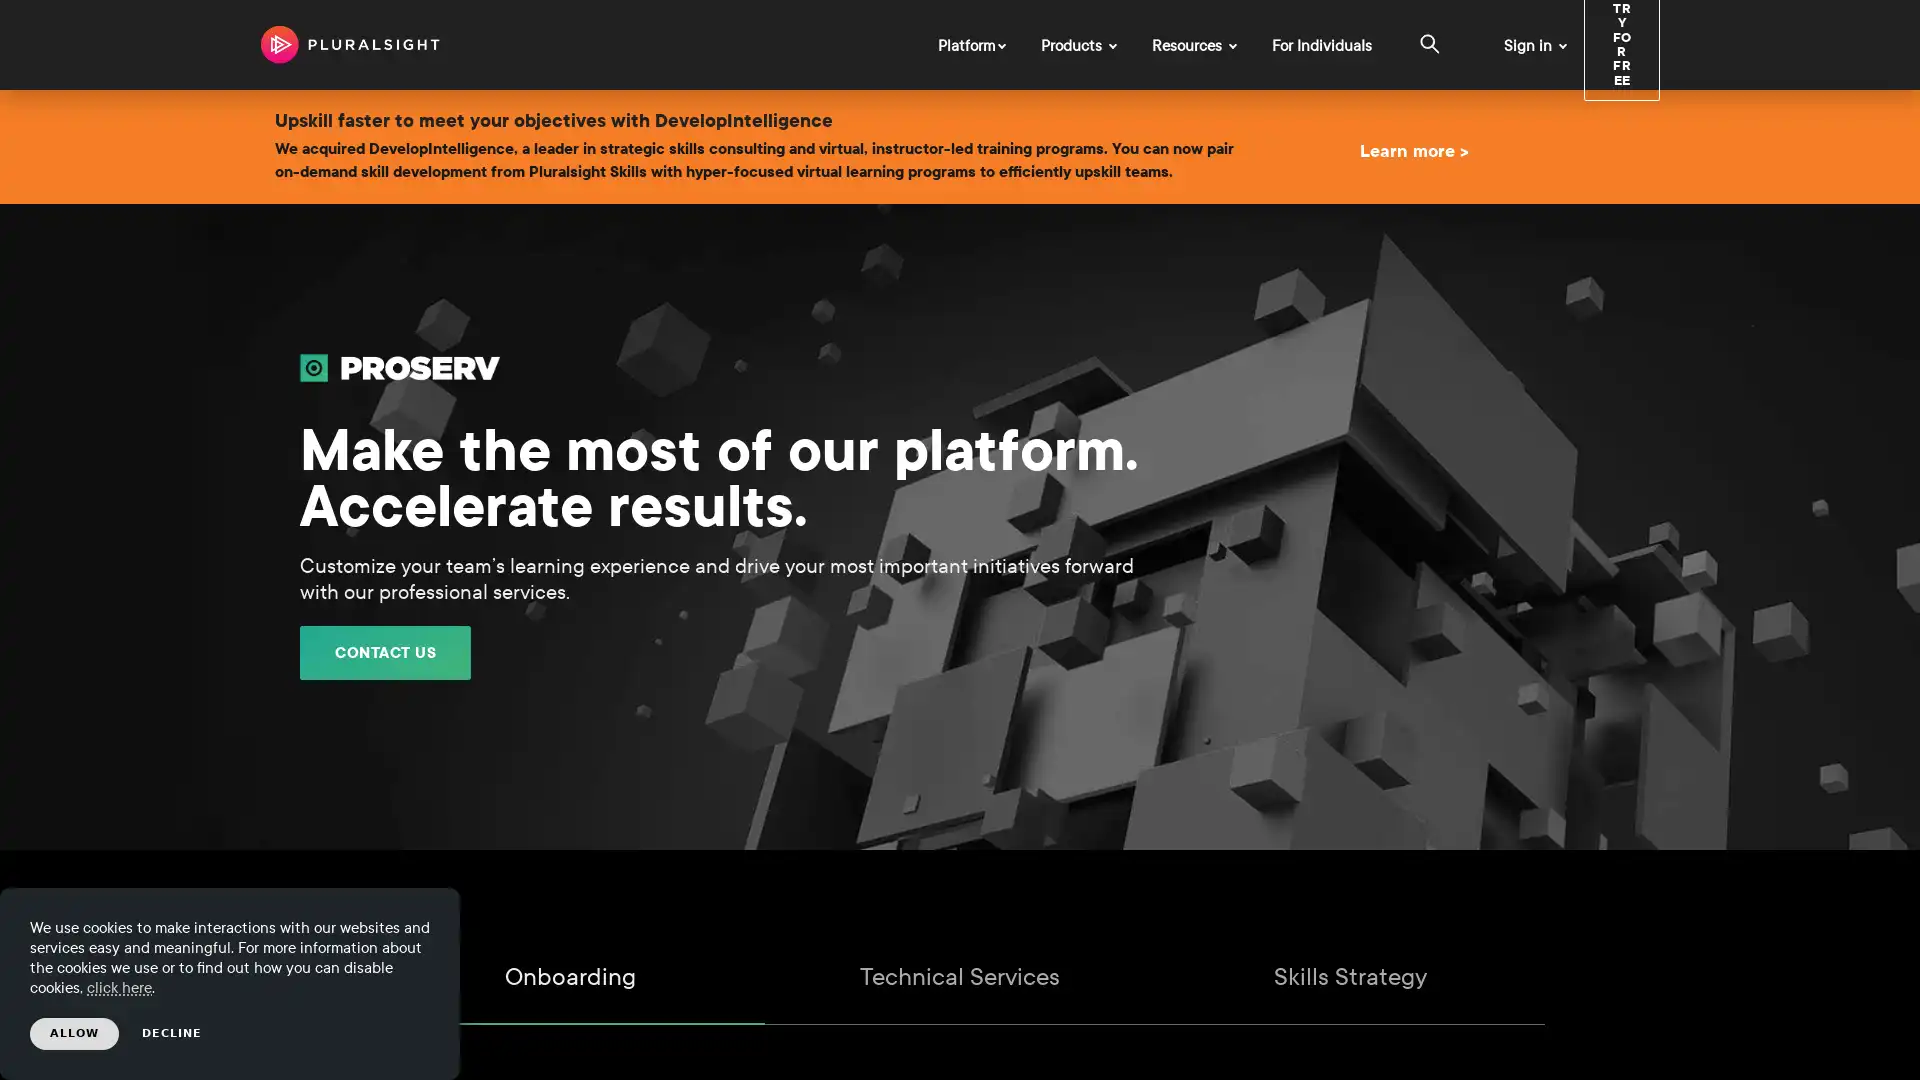 This screenshot has width=1920, height=1080. What do you see at coordinates (74, 1033) in the screenshot?
I see `ALLOW` at bounding box center [74, 1033].